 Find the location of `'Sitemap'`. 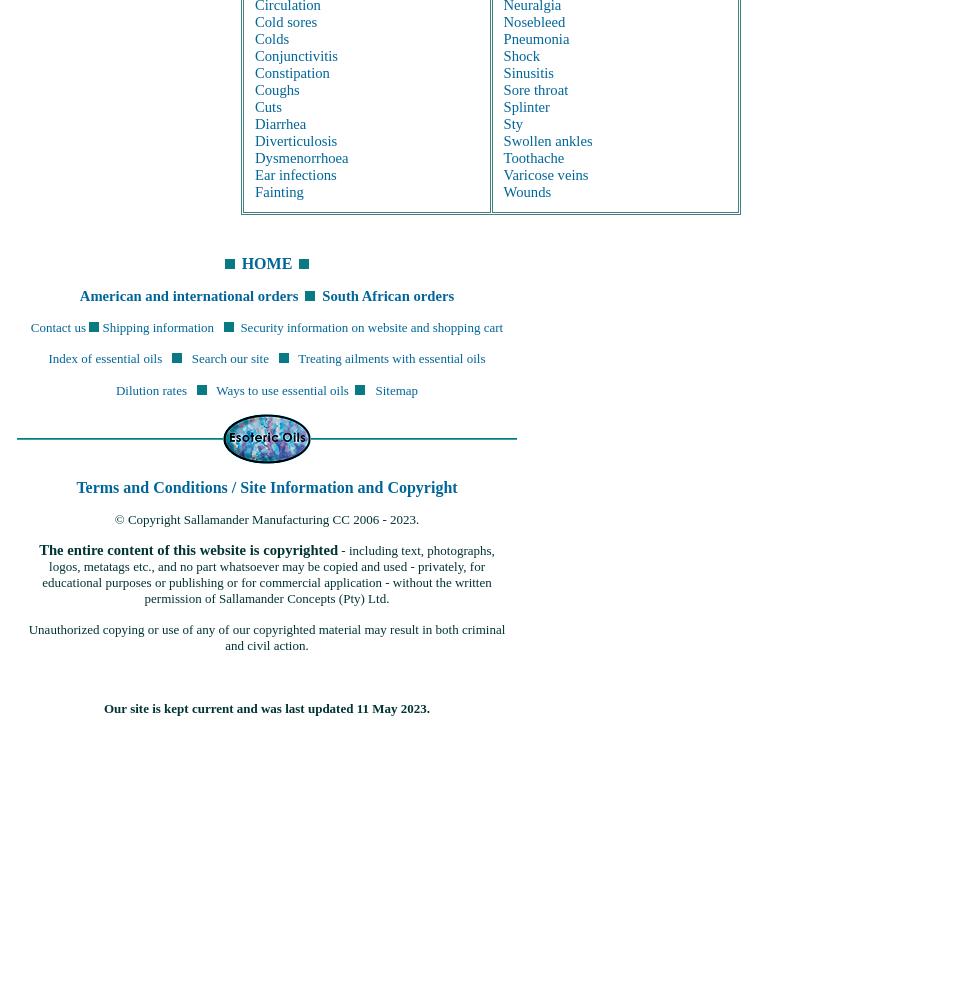

'Sitemap' is located at coordinates (396, 389).